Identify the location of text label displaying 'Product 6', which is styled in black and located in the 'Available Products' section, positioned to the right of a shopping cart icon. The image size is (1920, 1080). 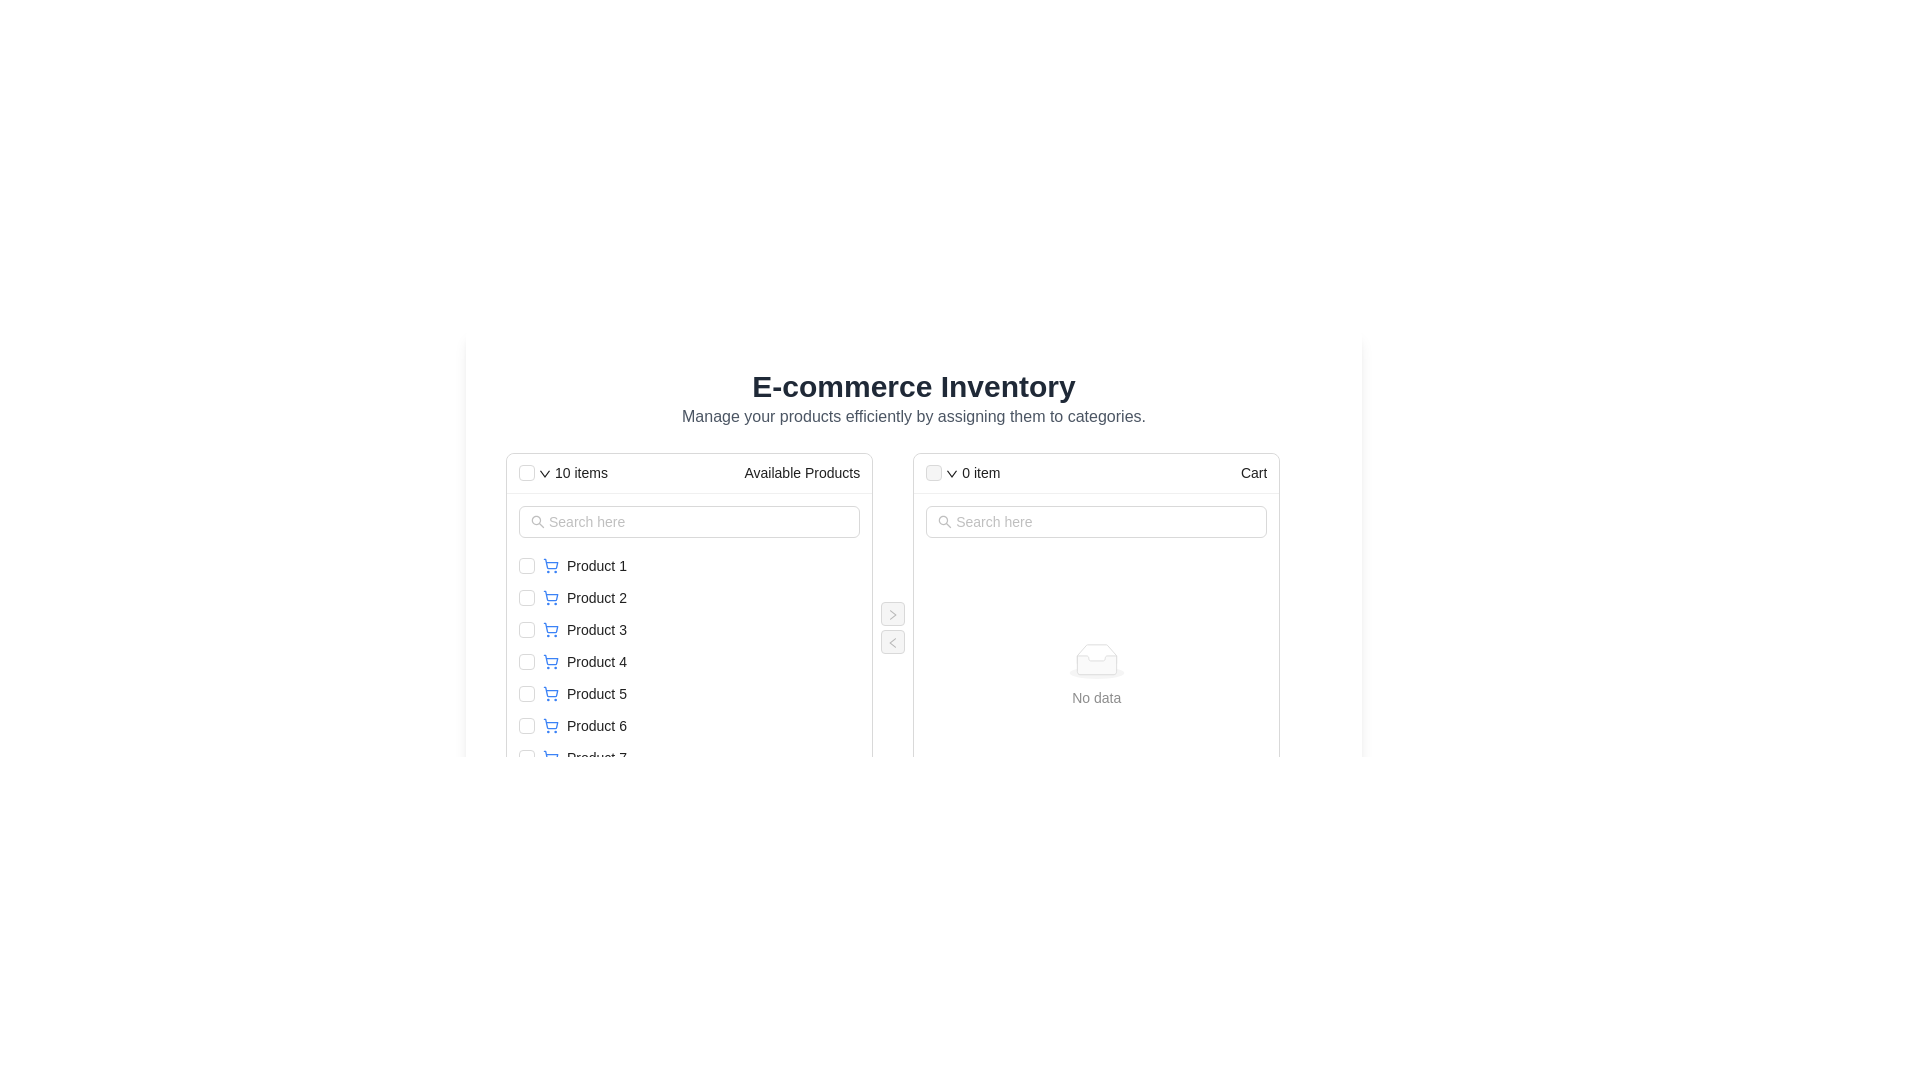
(595, 725).